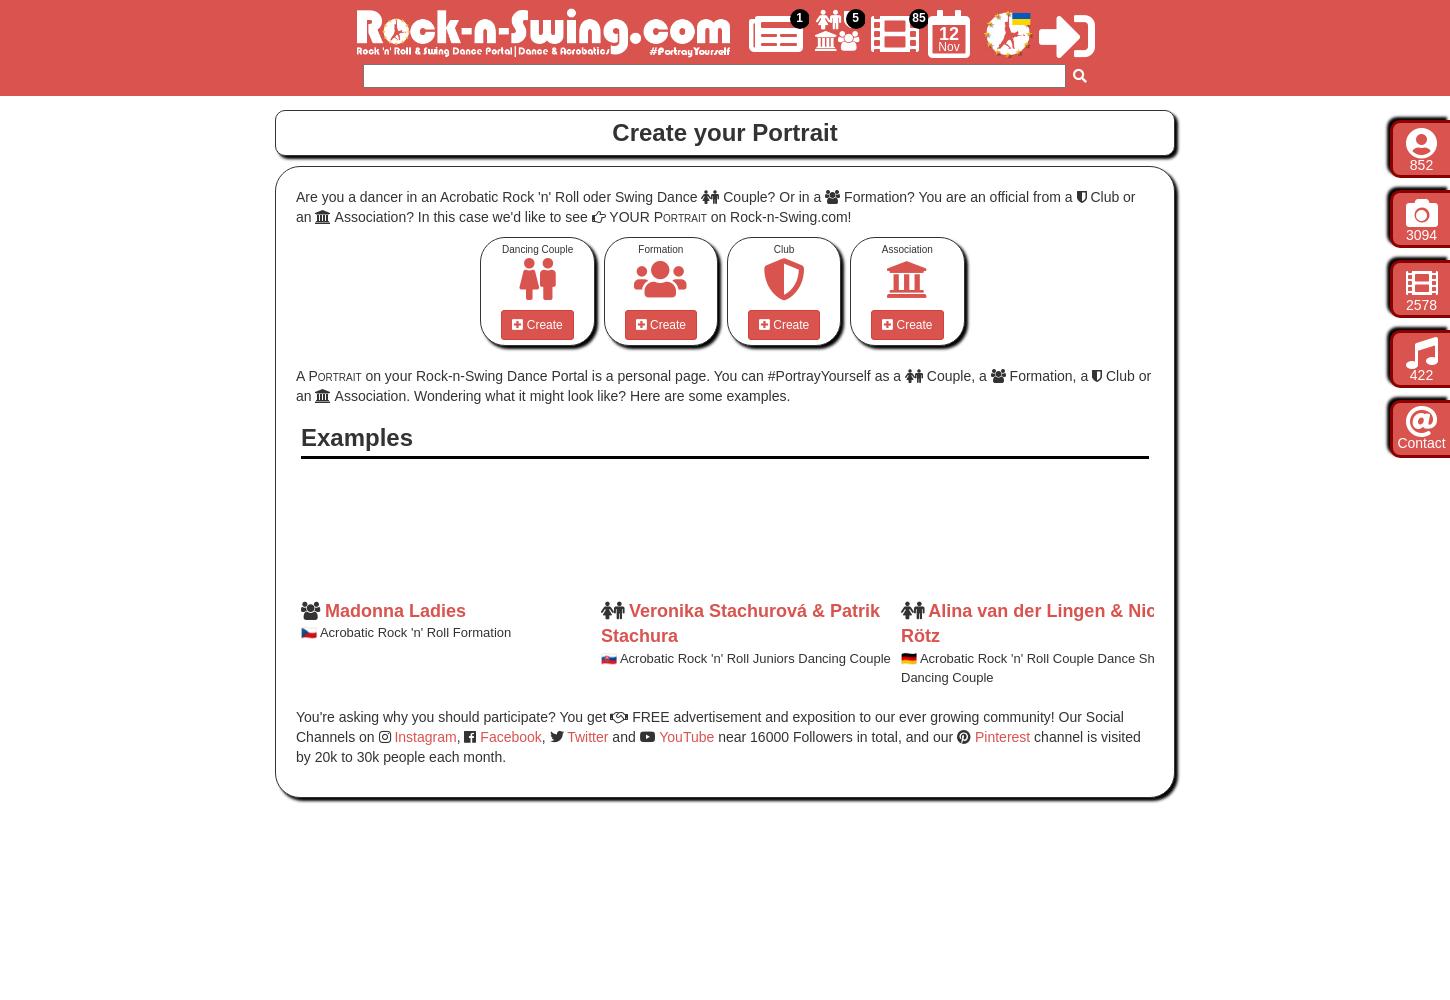 The height and width of the screenshot is (1000, 1450). I want to click on 'Couple, a', so click(954, 376).